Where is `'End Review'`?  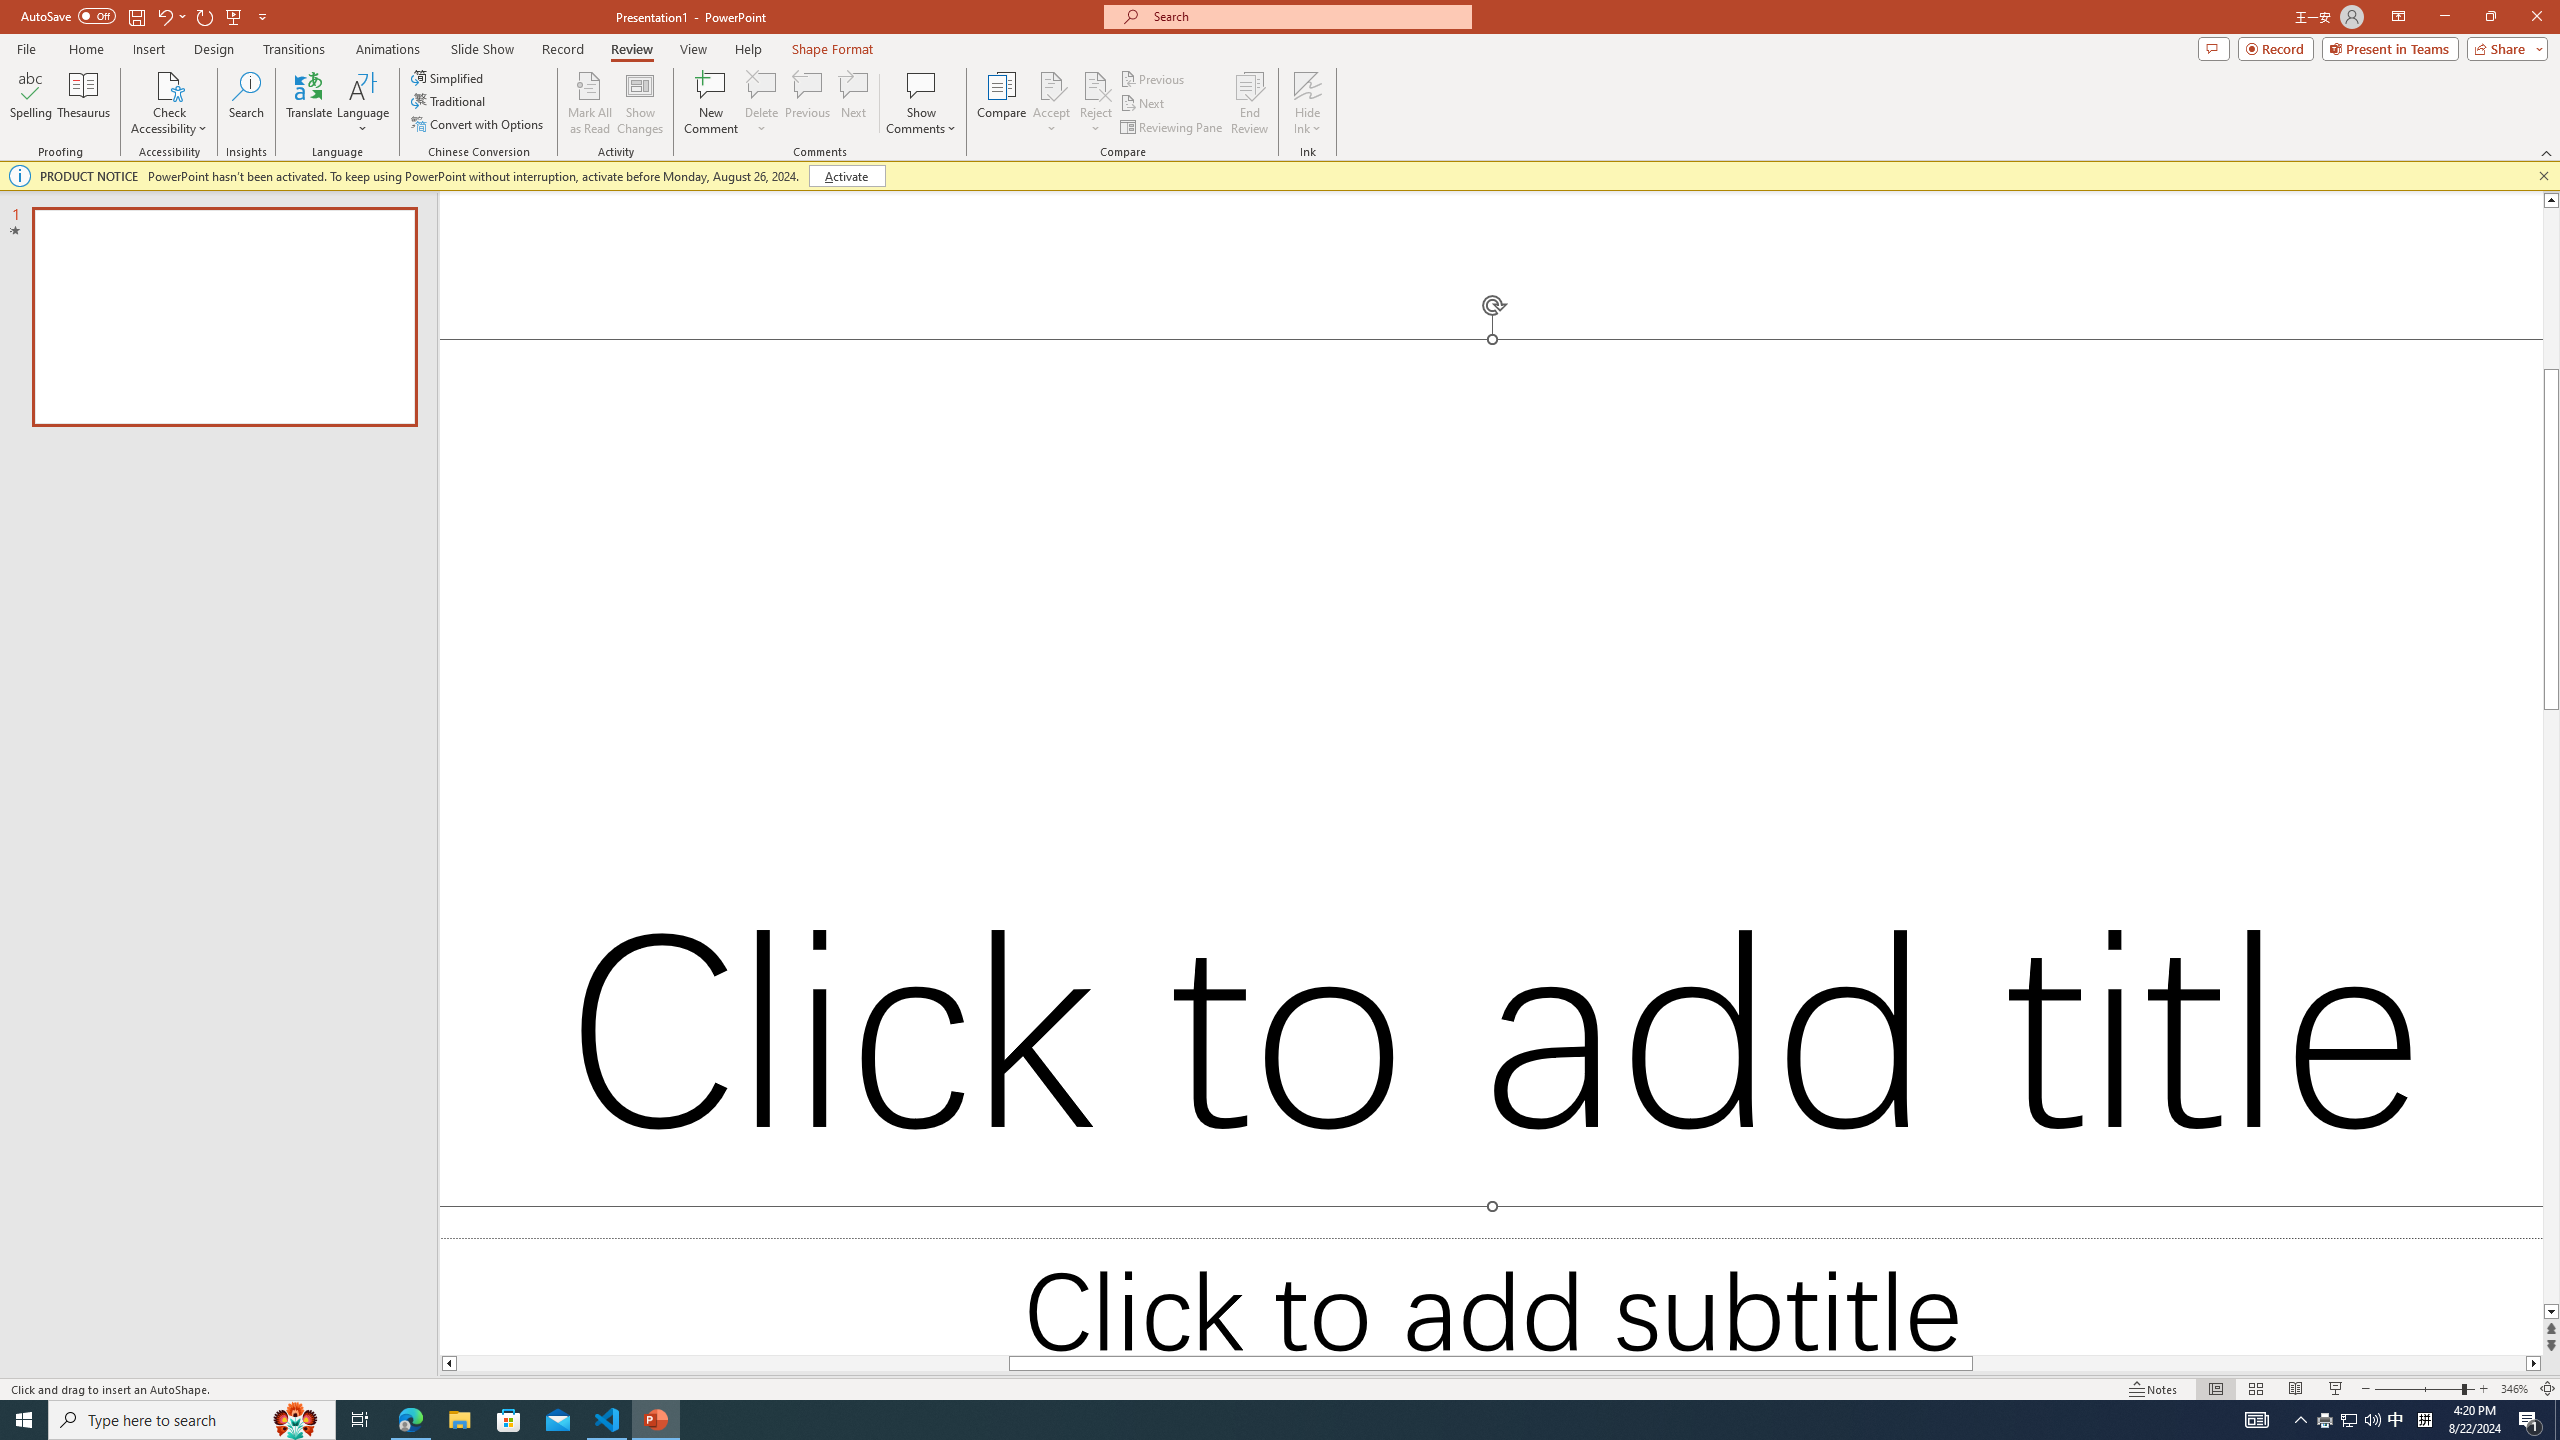
'End Review' is located at coordinates (1248, 103).